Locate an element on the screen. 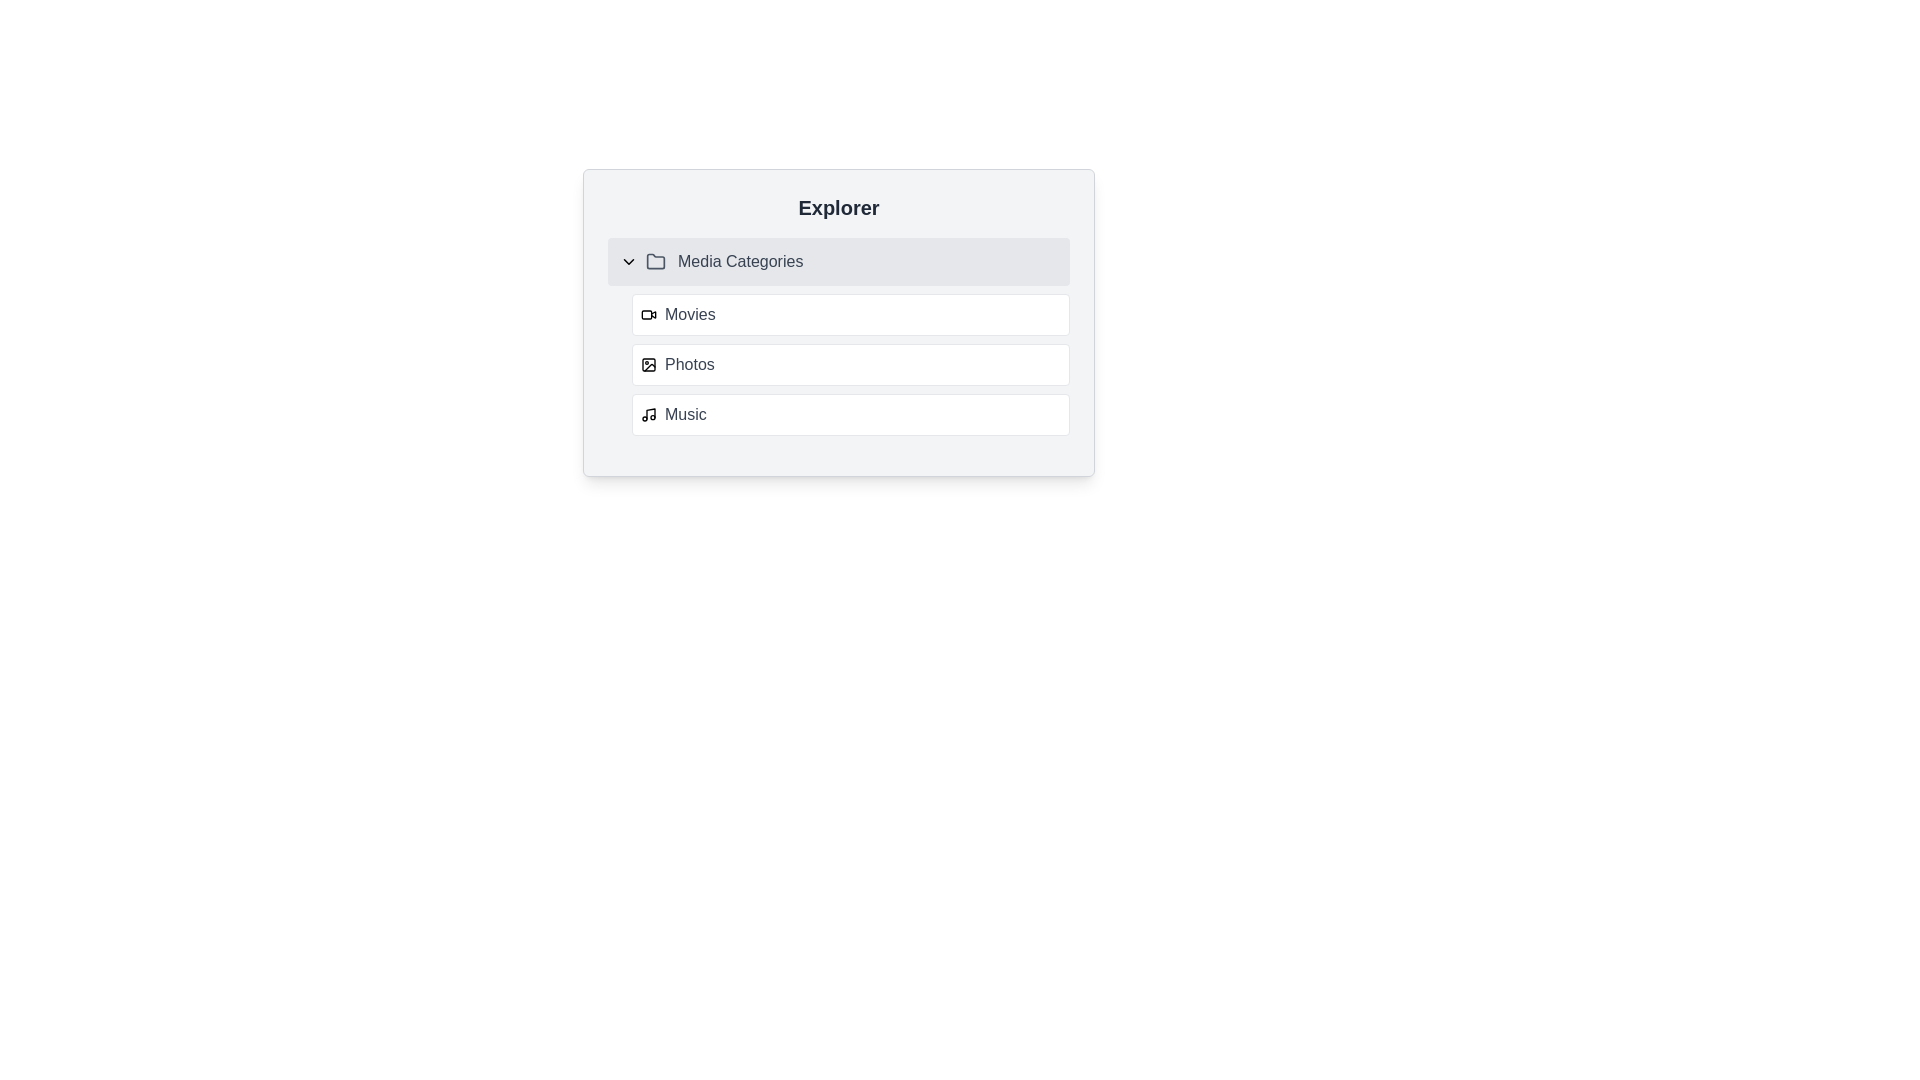  the 'Movies' category icon, which is positioned to the immediate left of the 'Movies' text in the media list is located at coordinates (648, 315).